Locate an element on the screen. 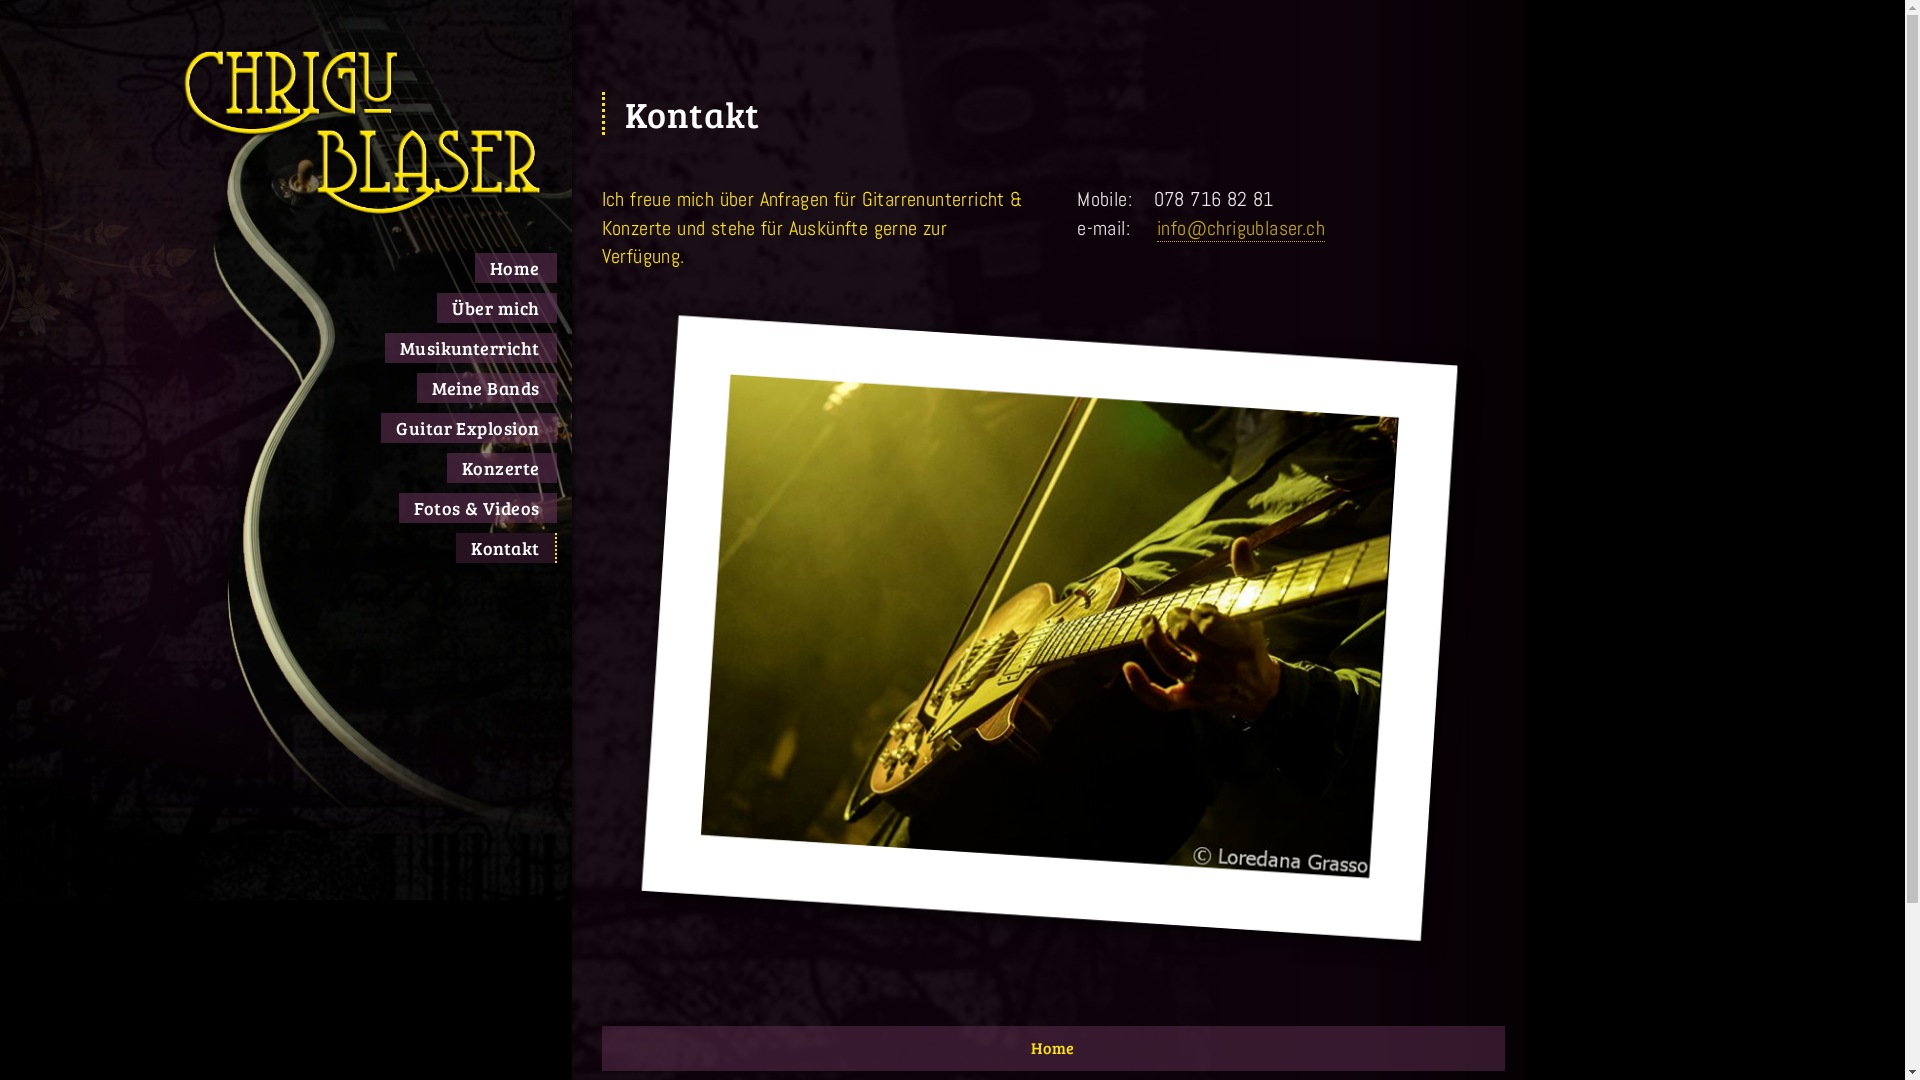 The image size is (1920, 1080). 'info@chrigublaser.ch' is located at coordinates (1156, 227).